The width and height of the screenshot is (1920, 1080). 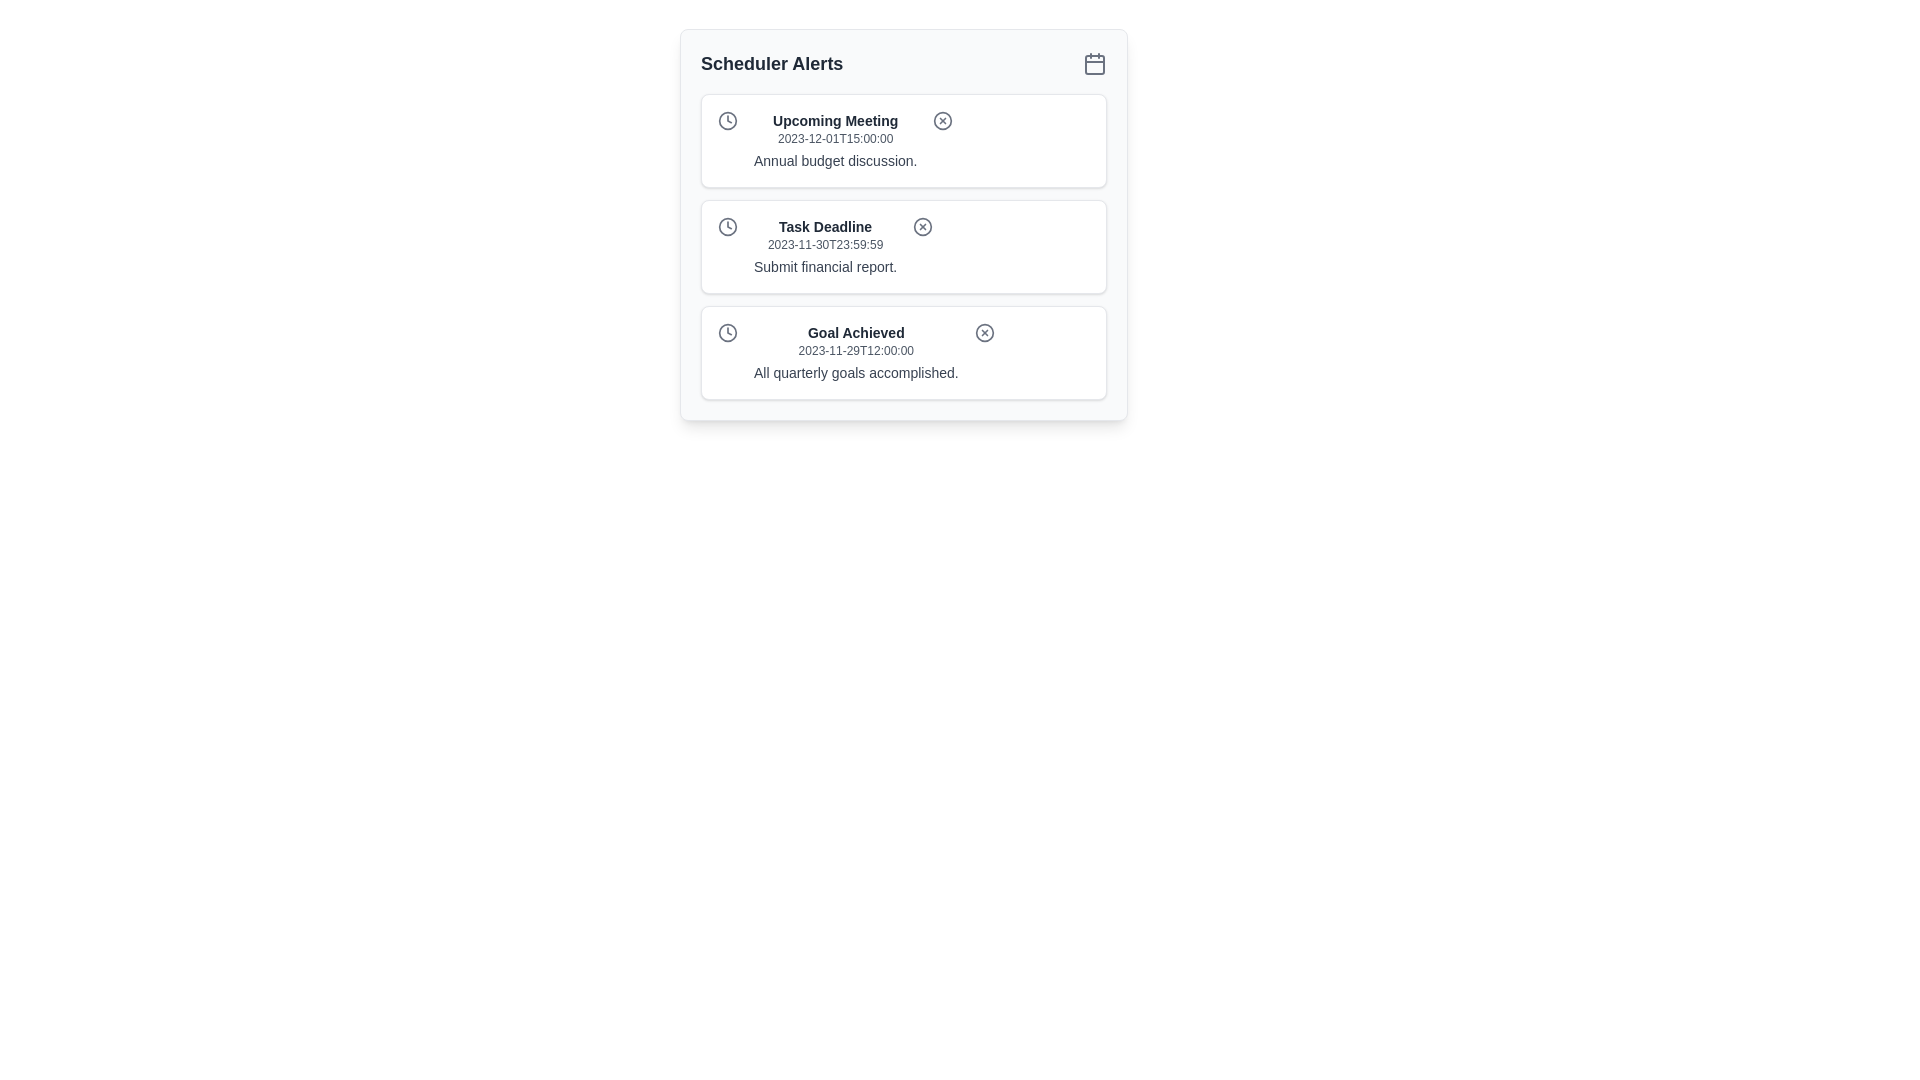 I want to click on the Text Label that serves as the header for the notification card in the 'Scheduler Alerts' widget, positioned at the top of the middle card, so click(x=825, y=226).